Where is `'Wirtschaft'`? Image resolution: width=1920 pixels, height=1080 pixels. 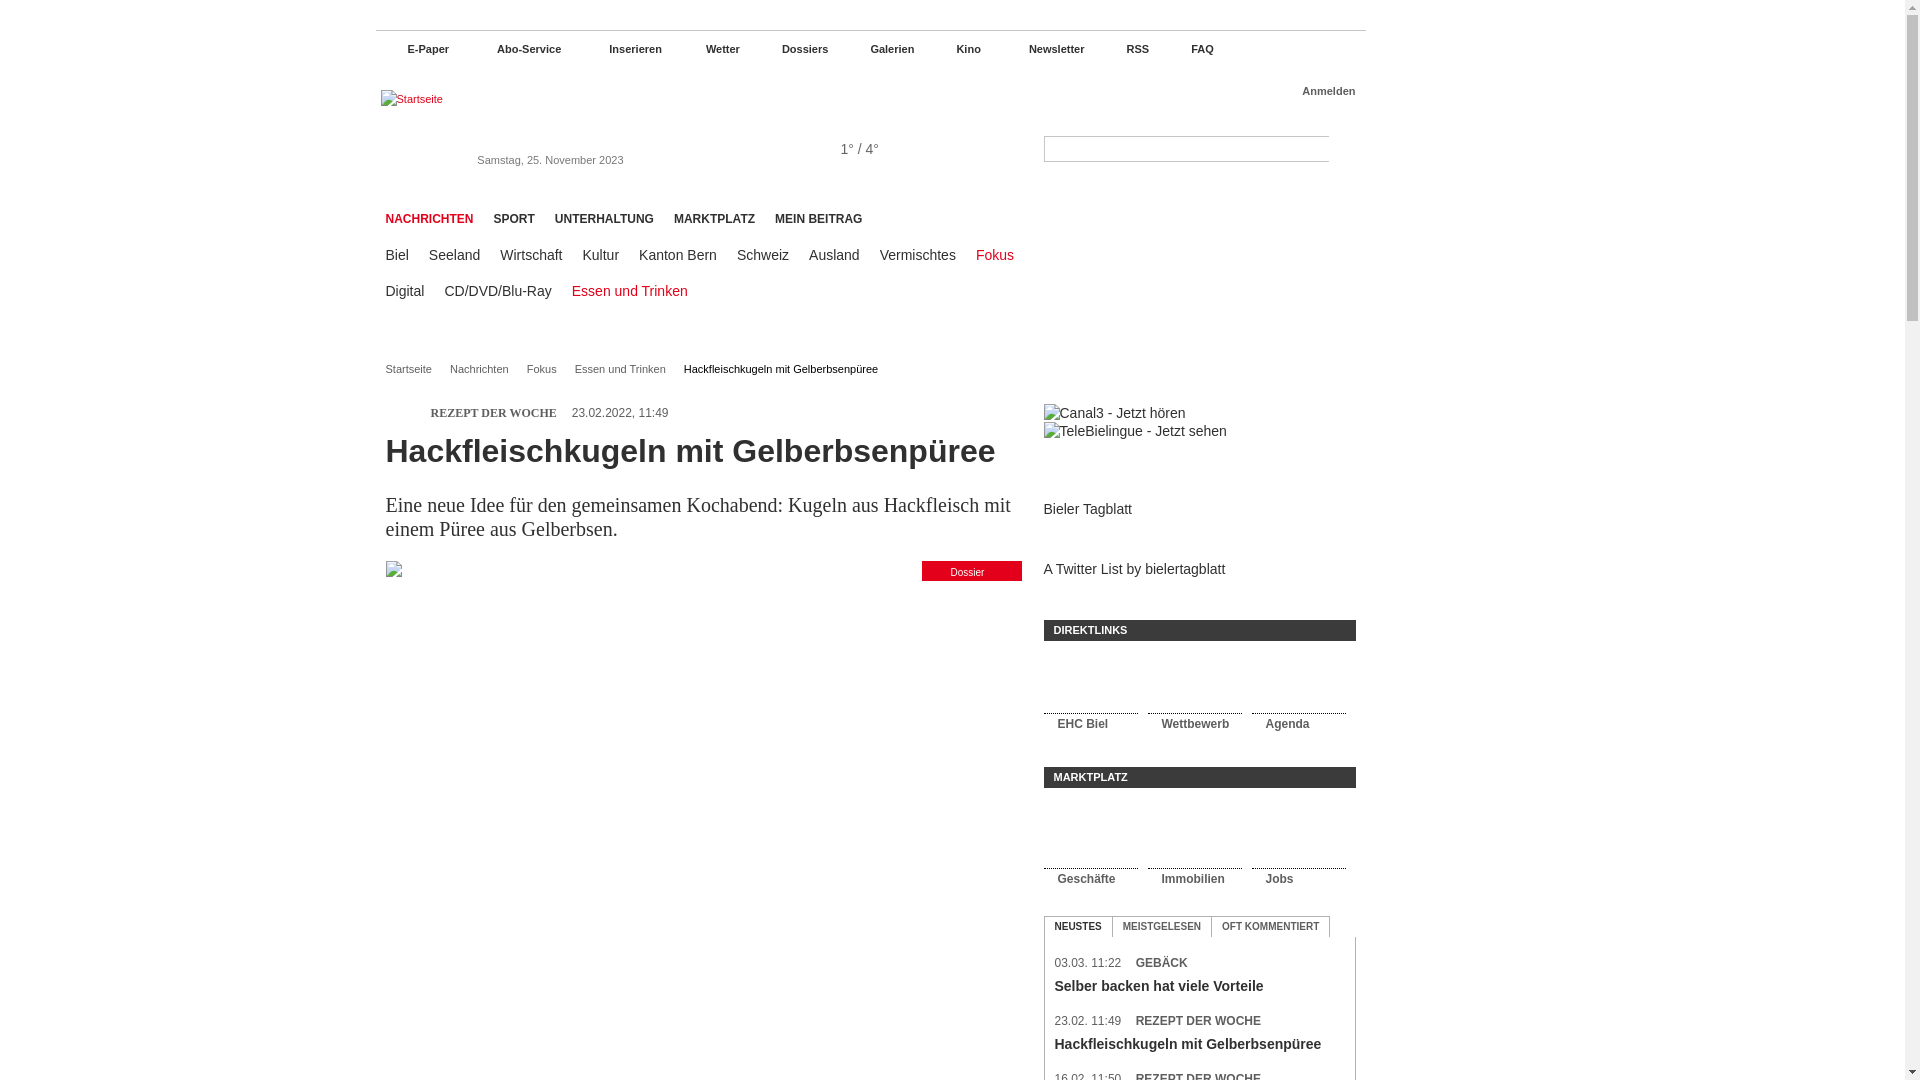
'Wirtschaft' is located at coordinates (531, 253).